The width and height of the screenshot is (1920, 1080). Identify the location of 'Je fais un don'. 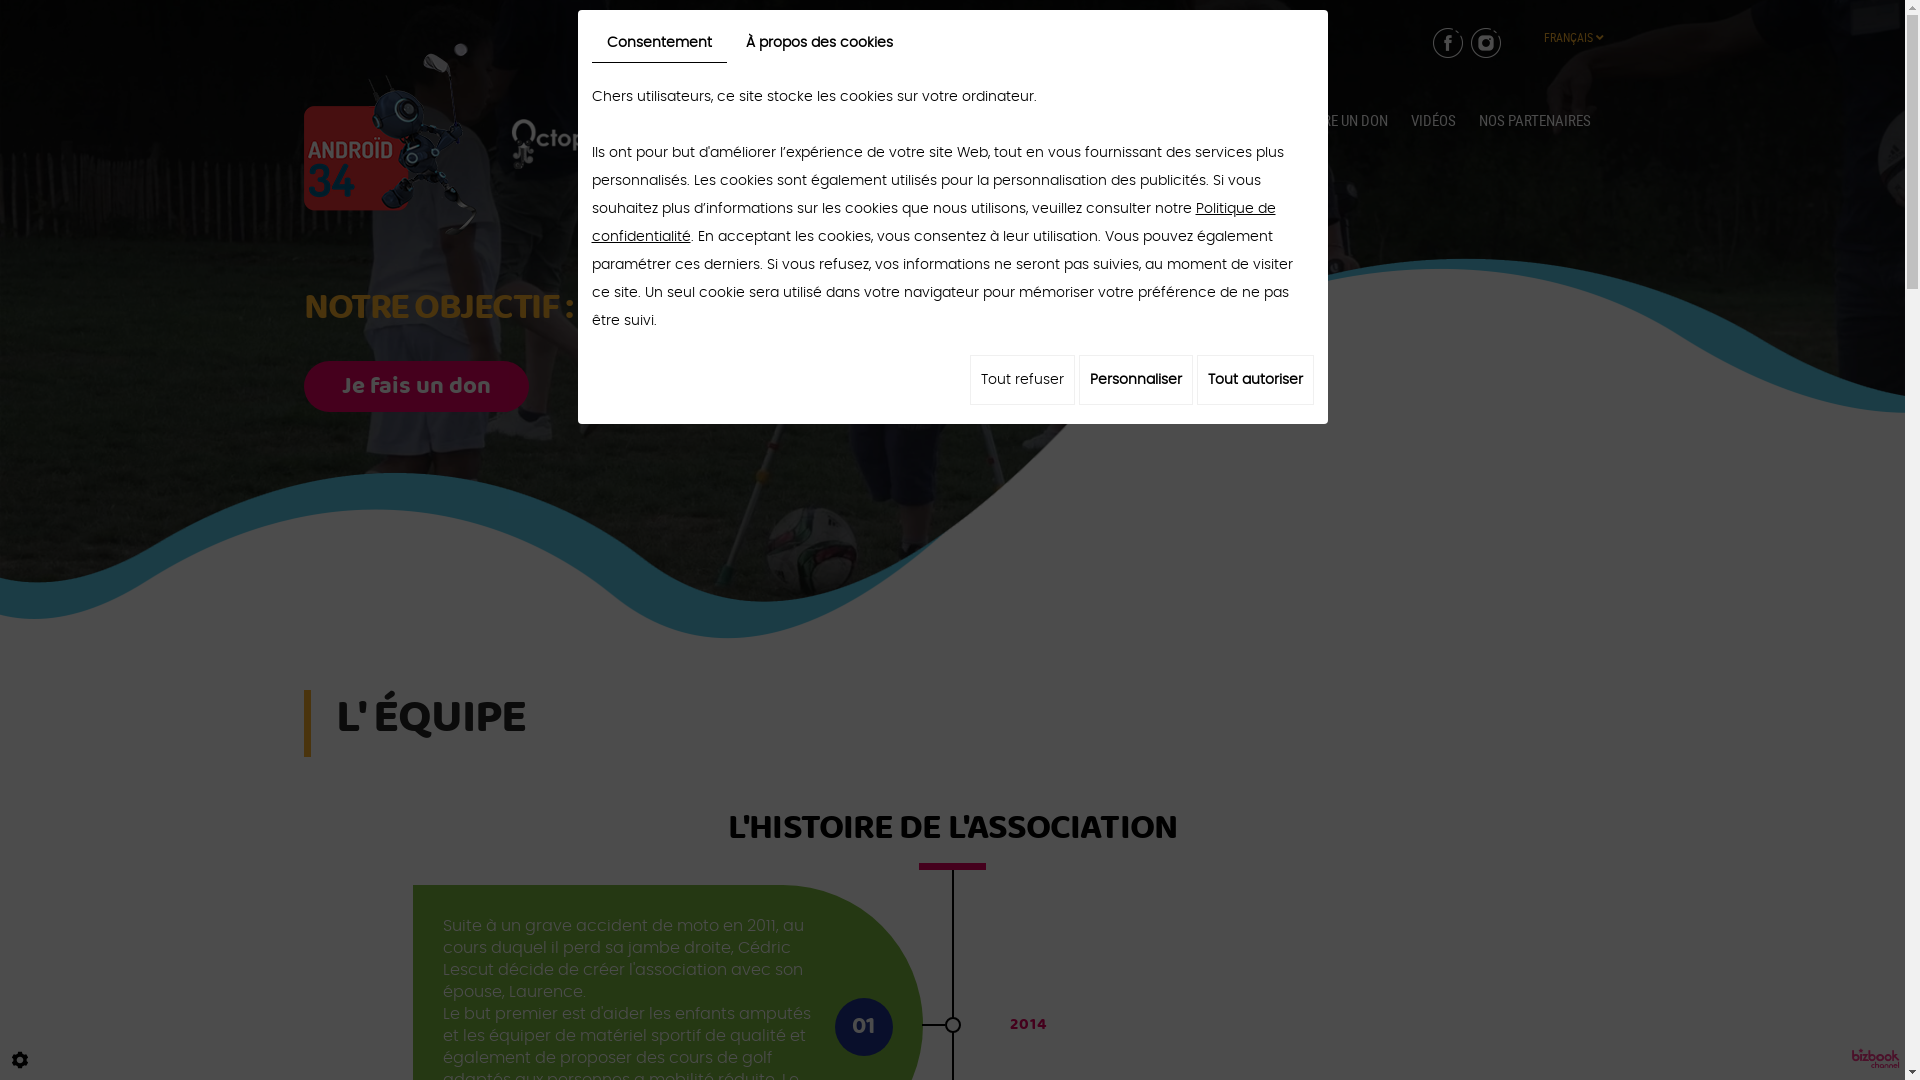
(415, 389).